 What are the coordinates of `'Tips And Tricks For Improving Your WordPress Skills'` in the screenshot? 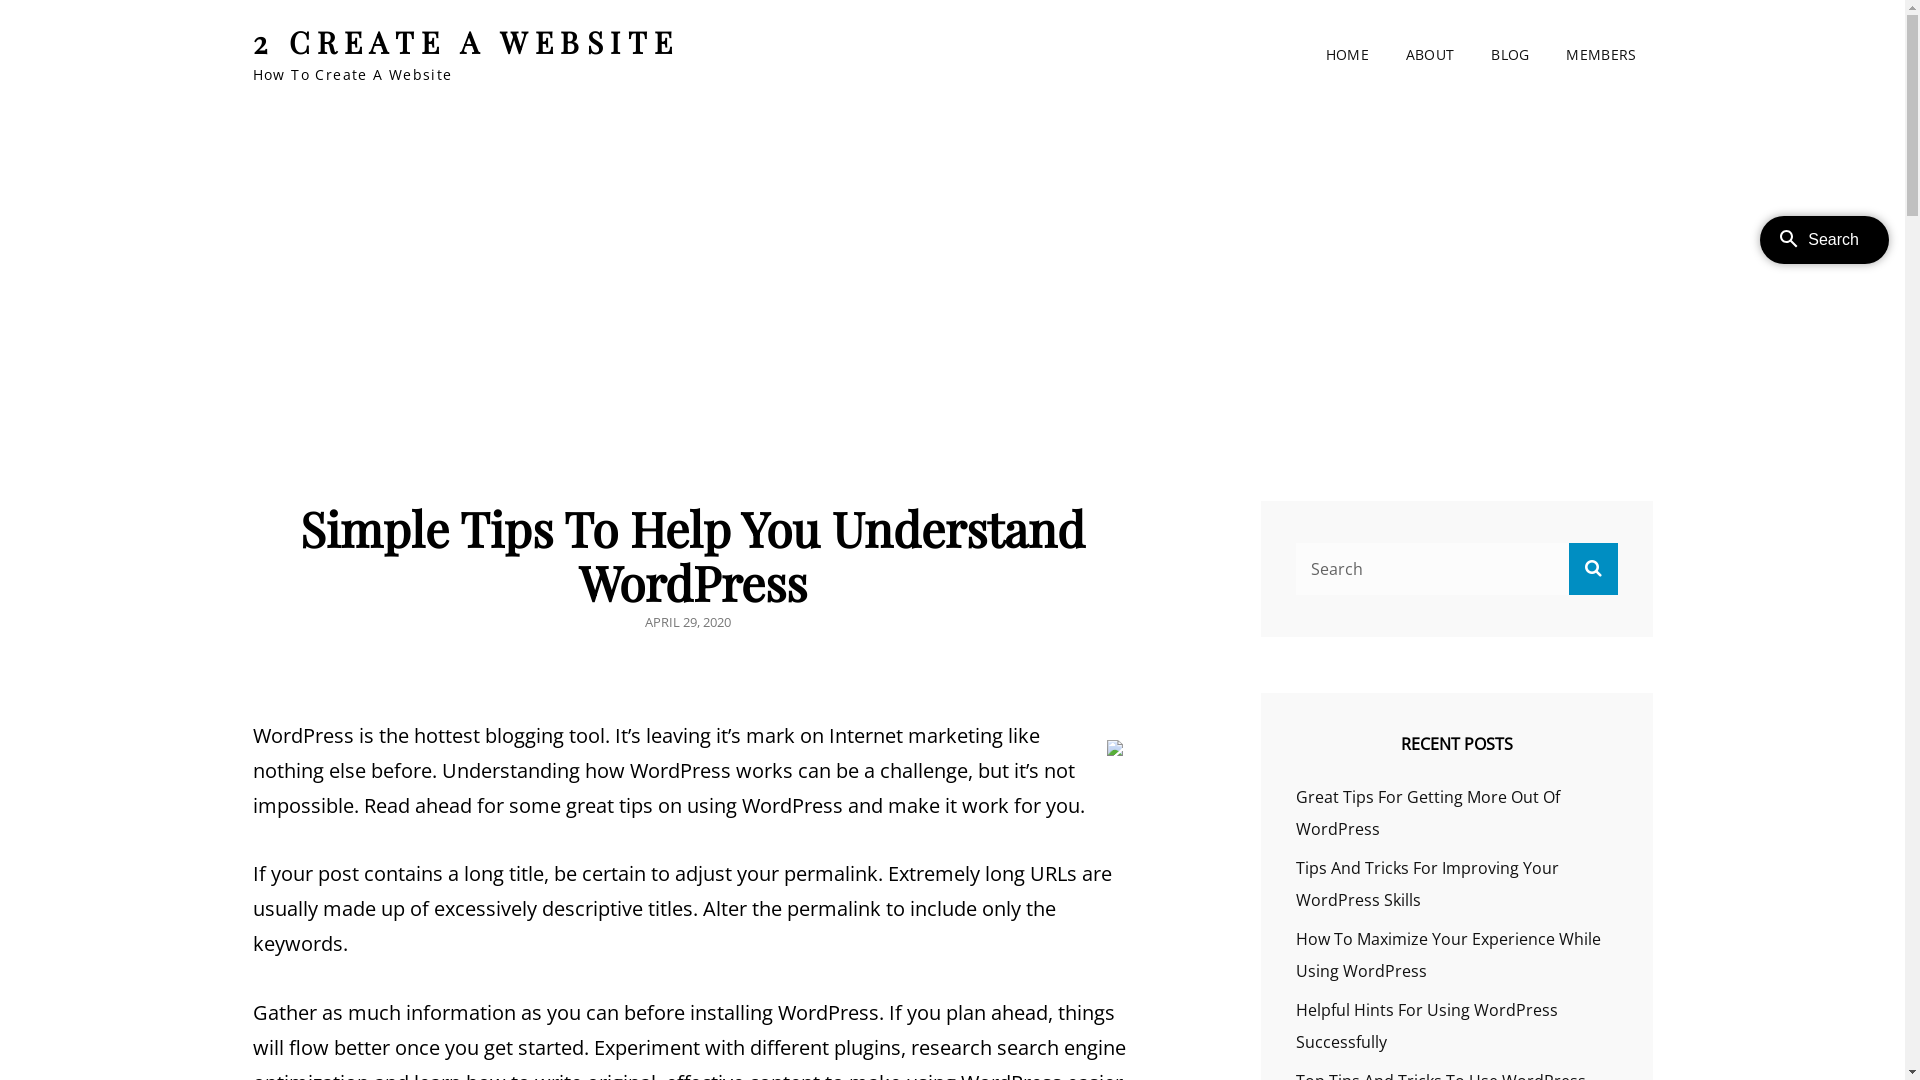 It's located at (1426, 882).